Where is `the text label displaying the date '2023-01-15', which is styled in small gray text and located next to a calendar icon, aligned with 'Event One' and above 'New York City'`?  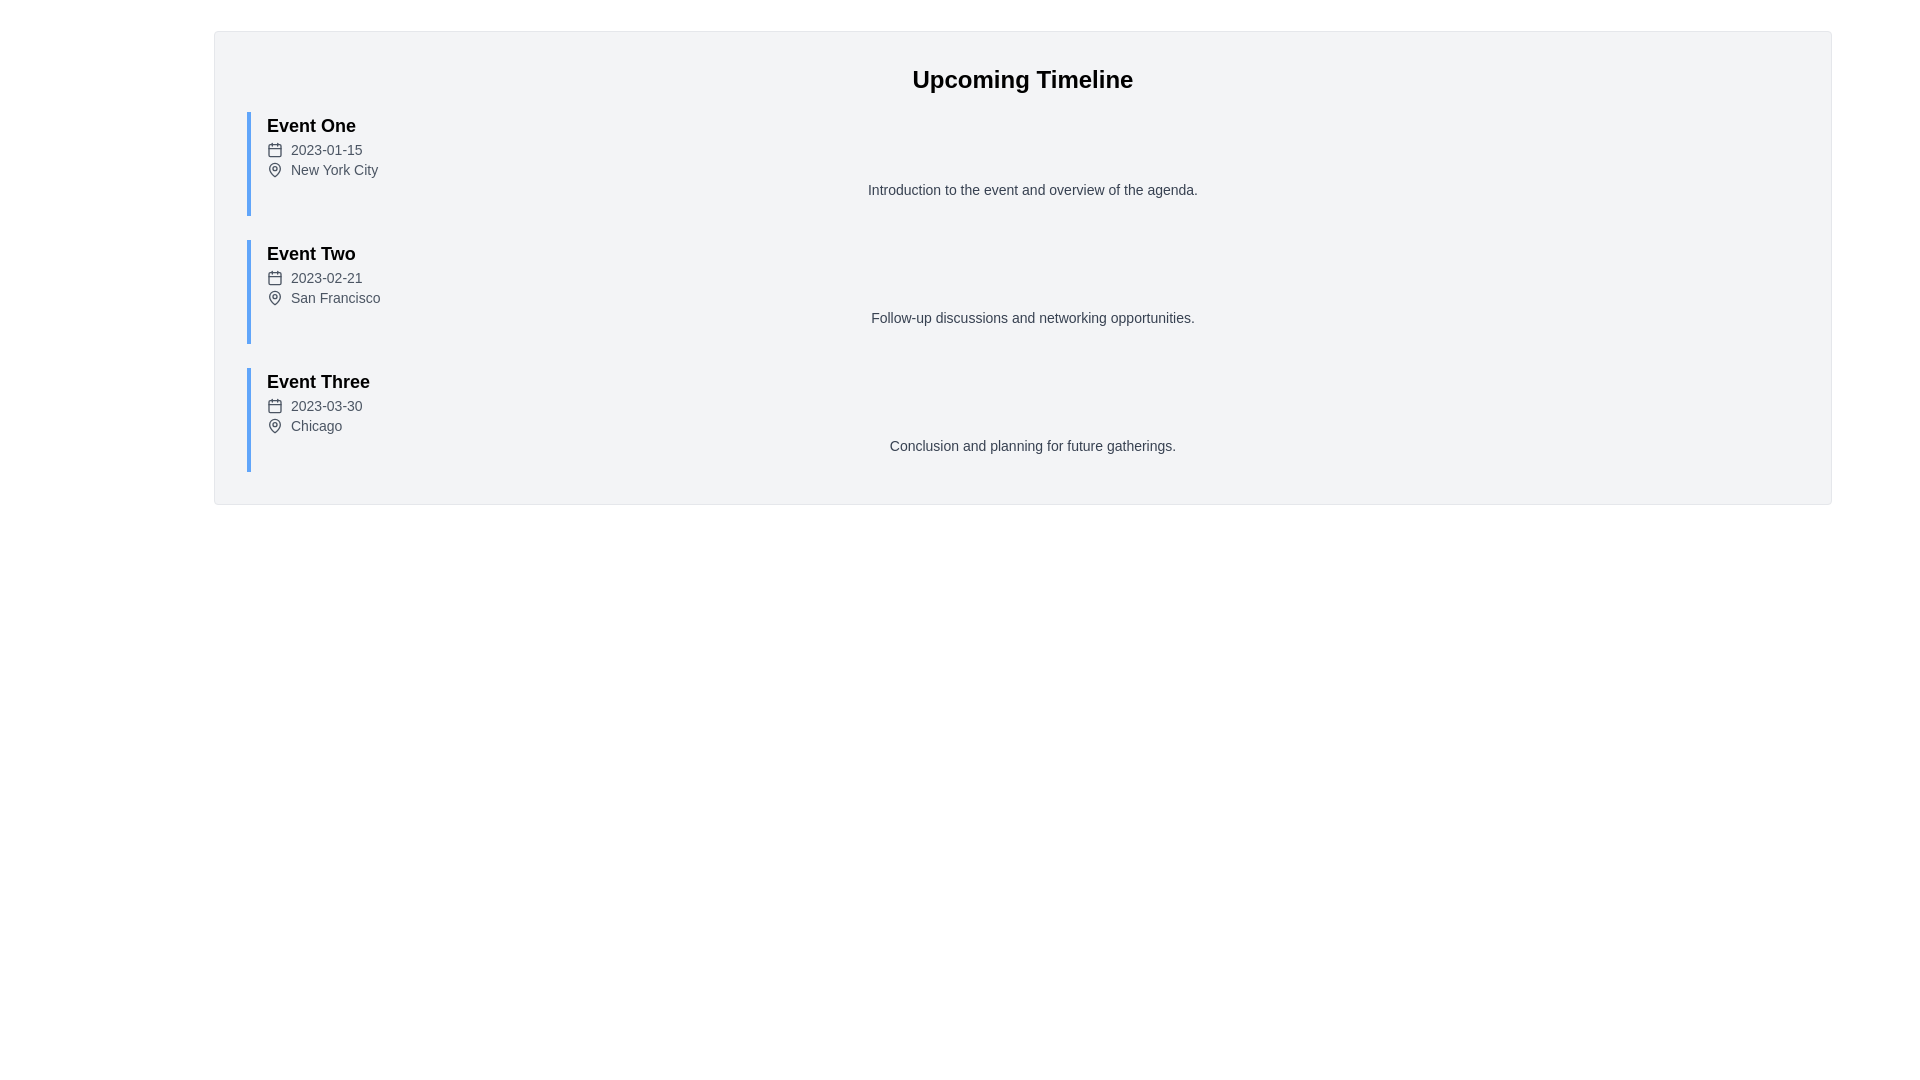 the text label displaying the date '2023-01-15', which is styled in small gray text and located next to a calendar icon, aligned with 'Event One' and above 'New York City' is located at coordinates (326, 149).